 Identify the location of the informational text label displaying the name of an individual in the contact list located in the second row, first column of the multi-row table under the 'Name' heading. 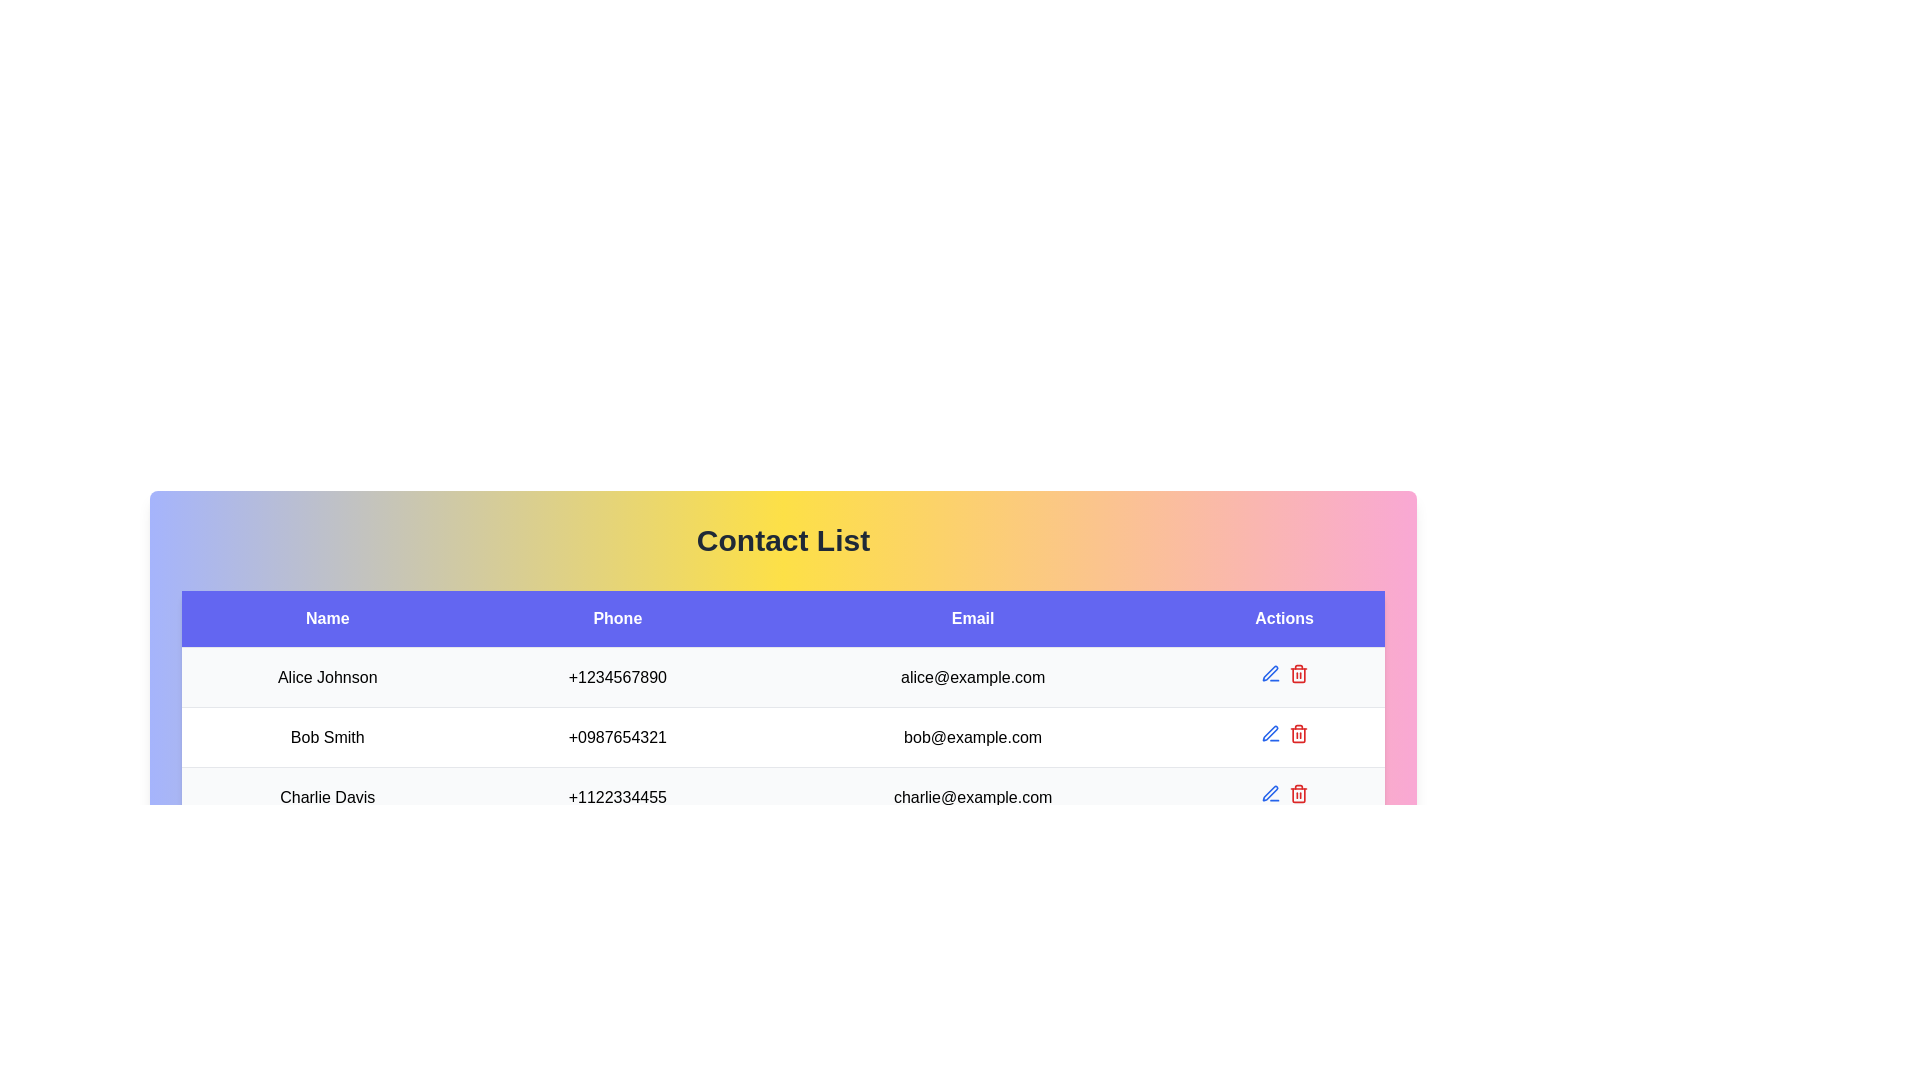
(327, 737).